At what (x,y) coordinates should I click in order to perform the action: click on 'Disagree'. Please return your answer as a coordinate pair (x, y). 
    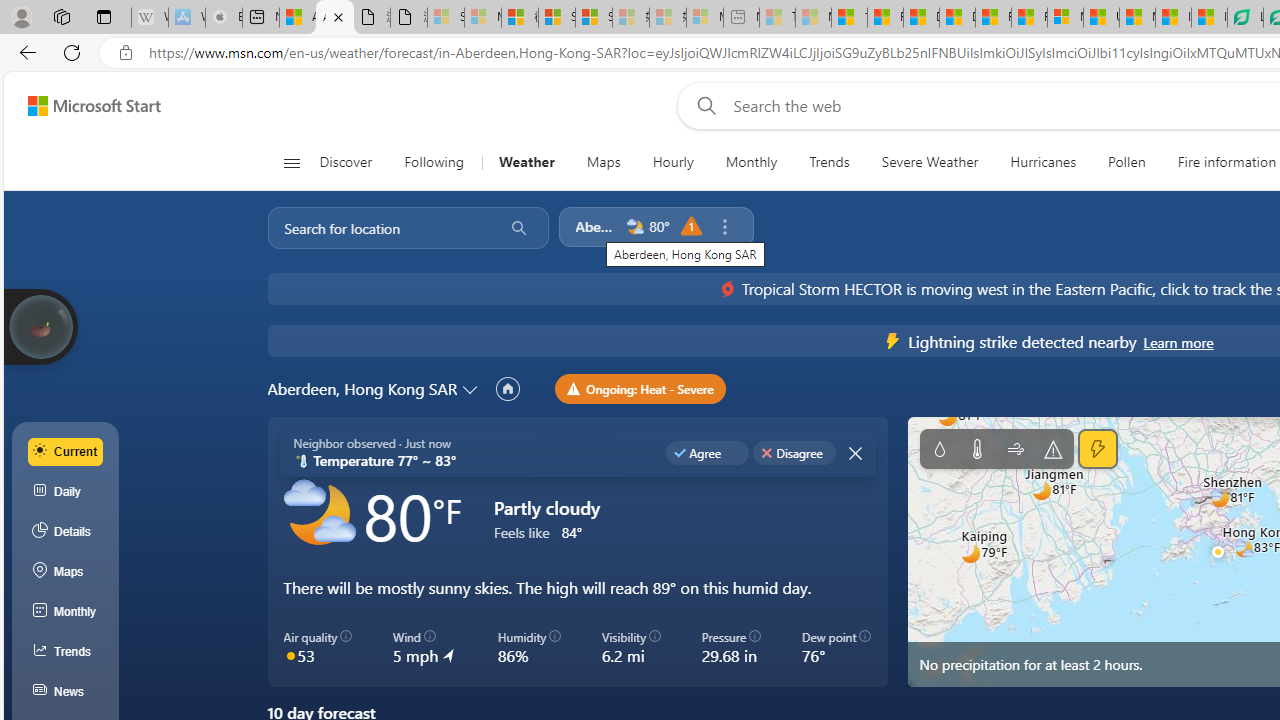
    Looking at the image, I should click on (793, 452).